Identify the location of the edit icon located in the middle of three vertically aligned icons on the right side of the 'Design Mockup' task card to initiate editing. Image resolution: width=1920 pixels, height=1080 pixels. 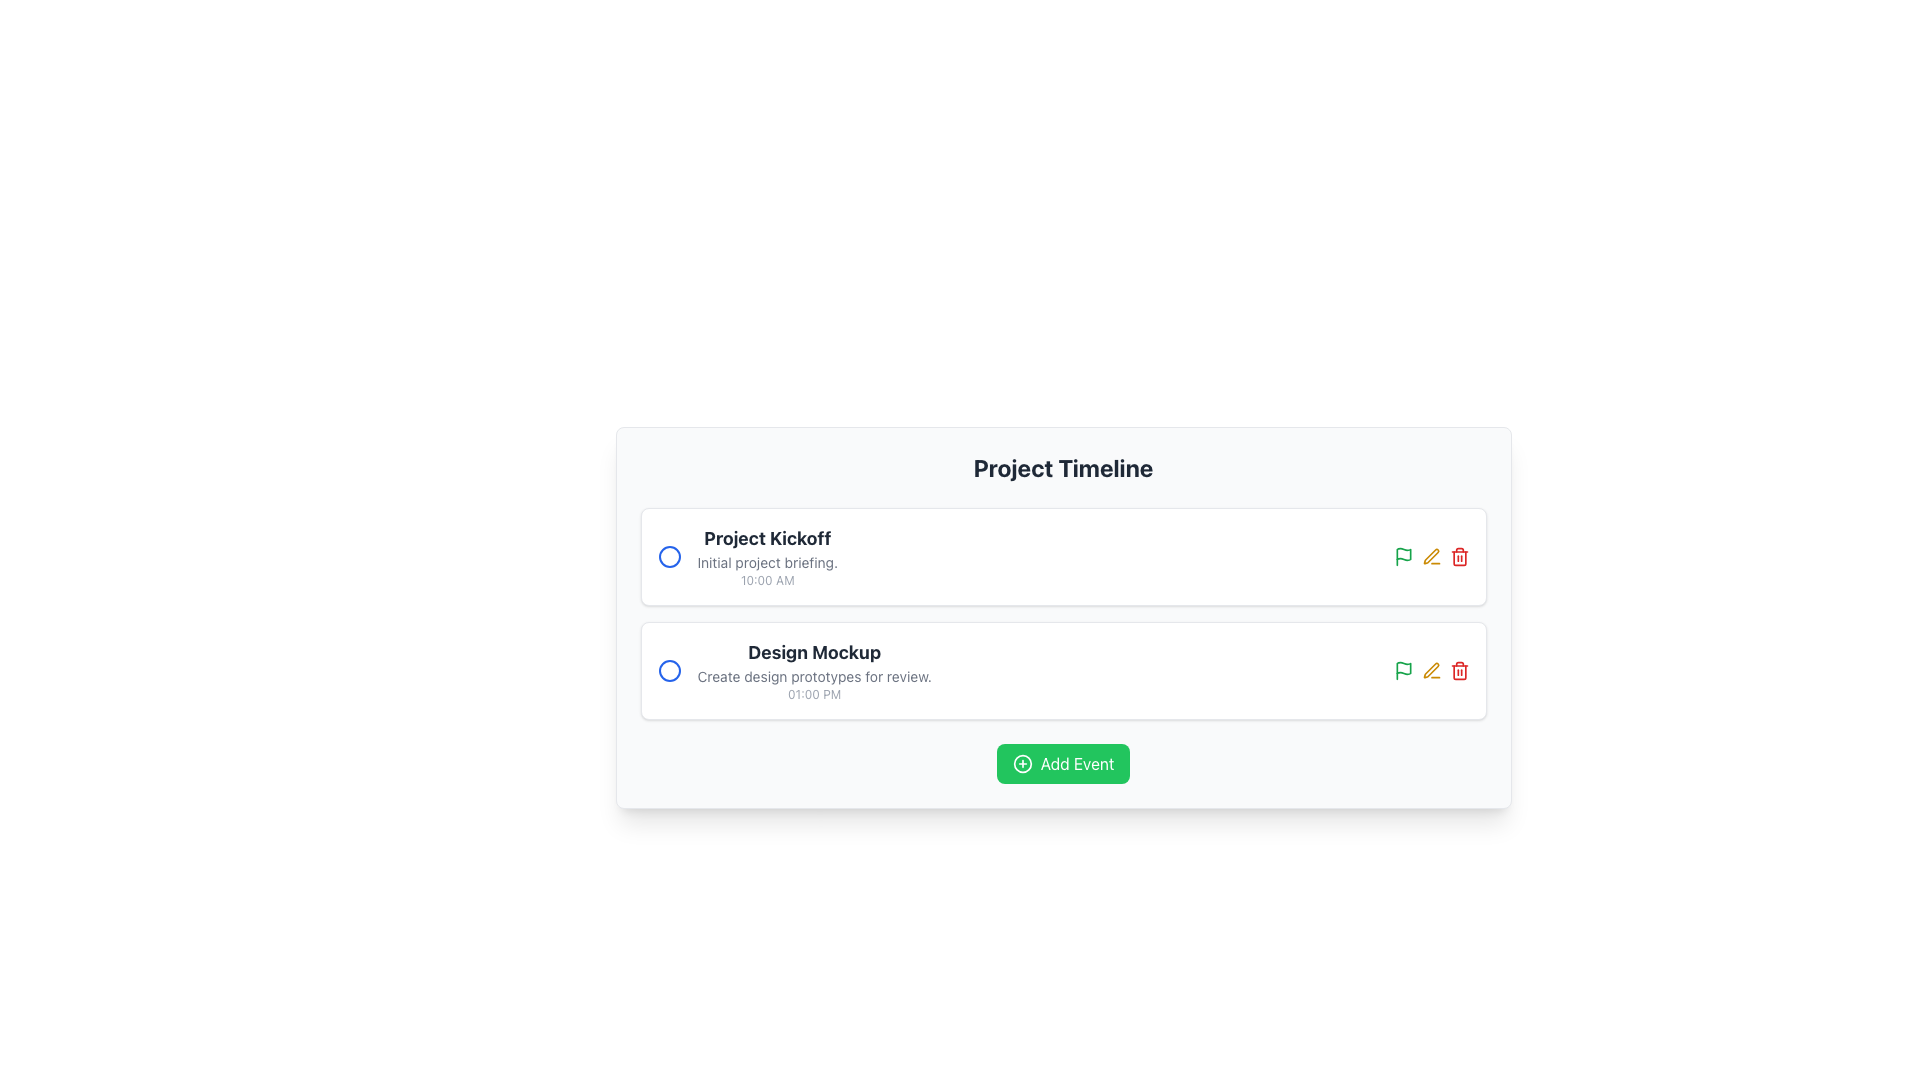
(1430, 671).